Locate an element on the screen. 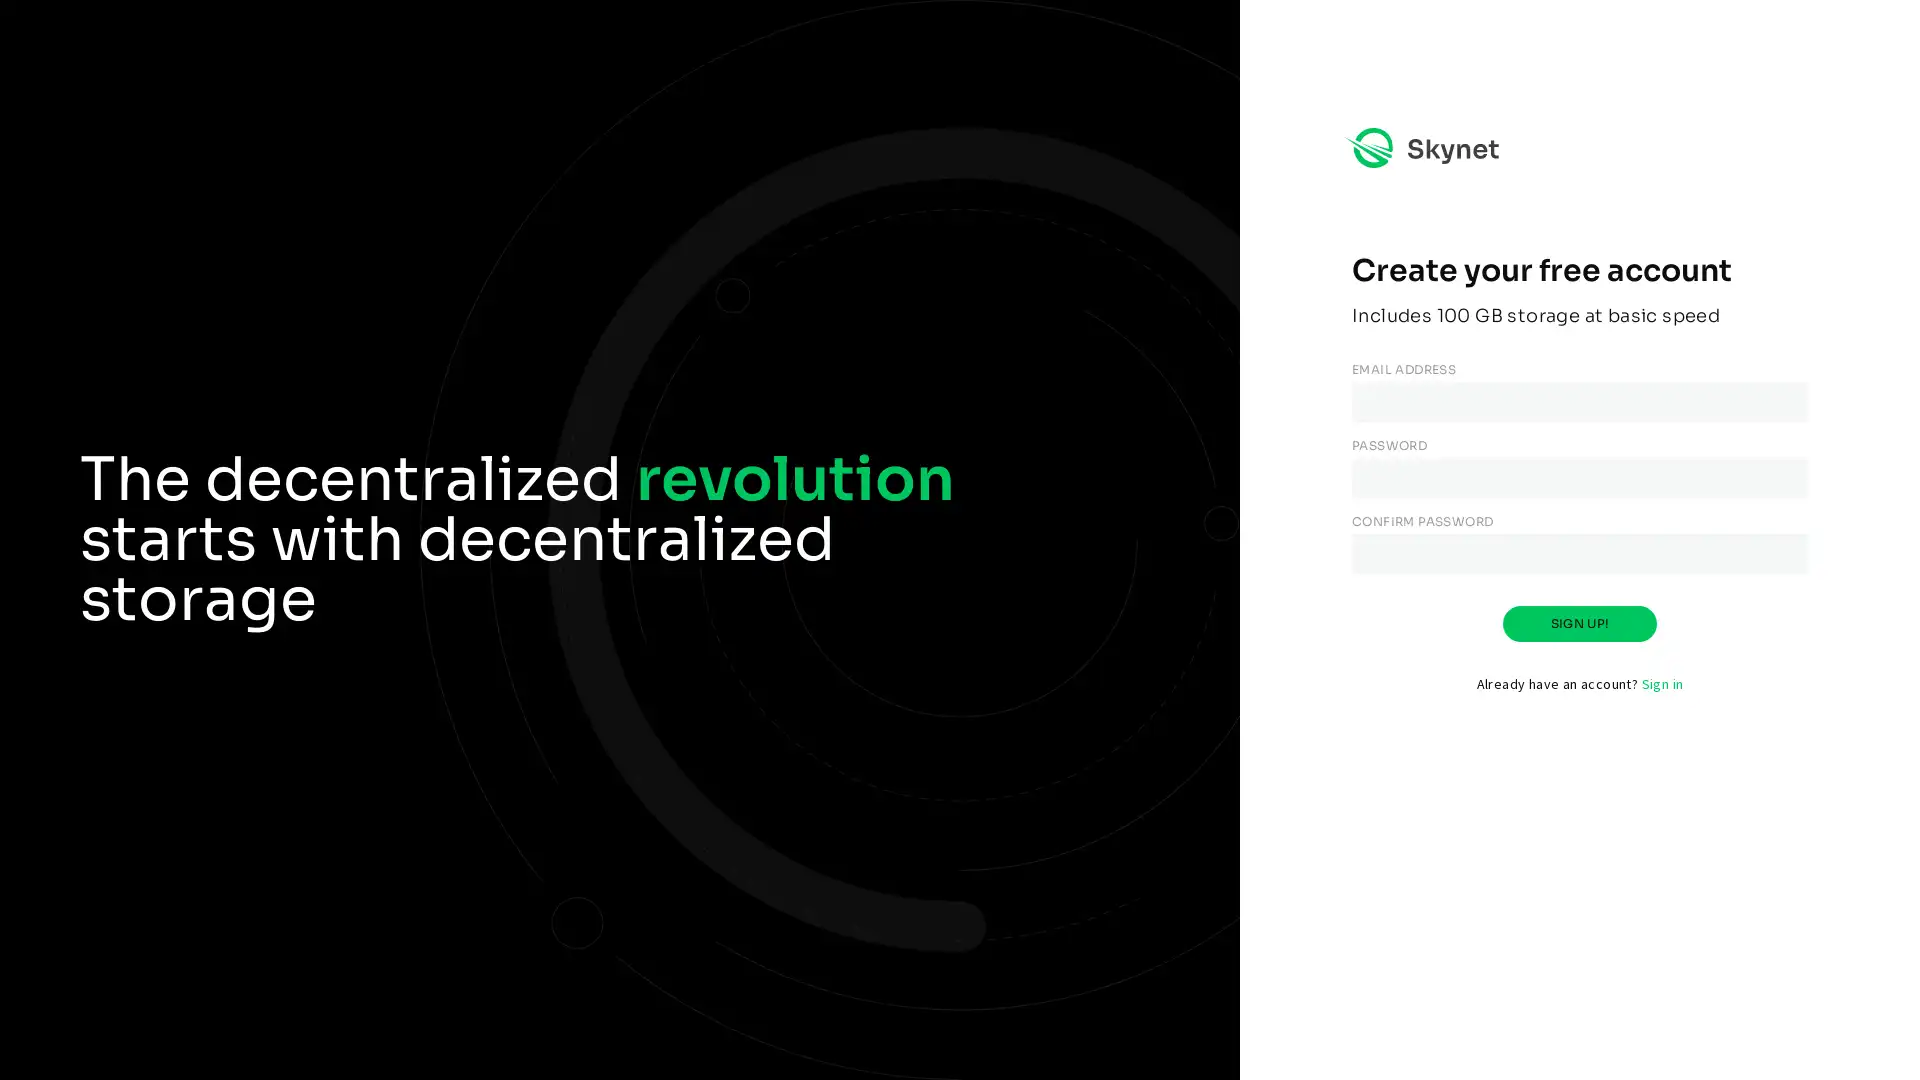 The height and width of the screenshot is (1080, 1920). SIGN UP! is located at coordinates (1578, 623).